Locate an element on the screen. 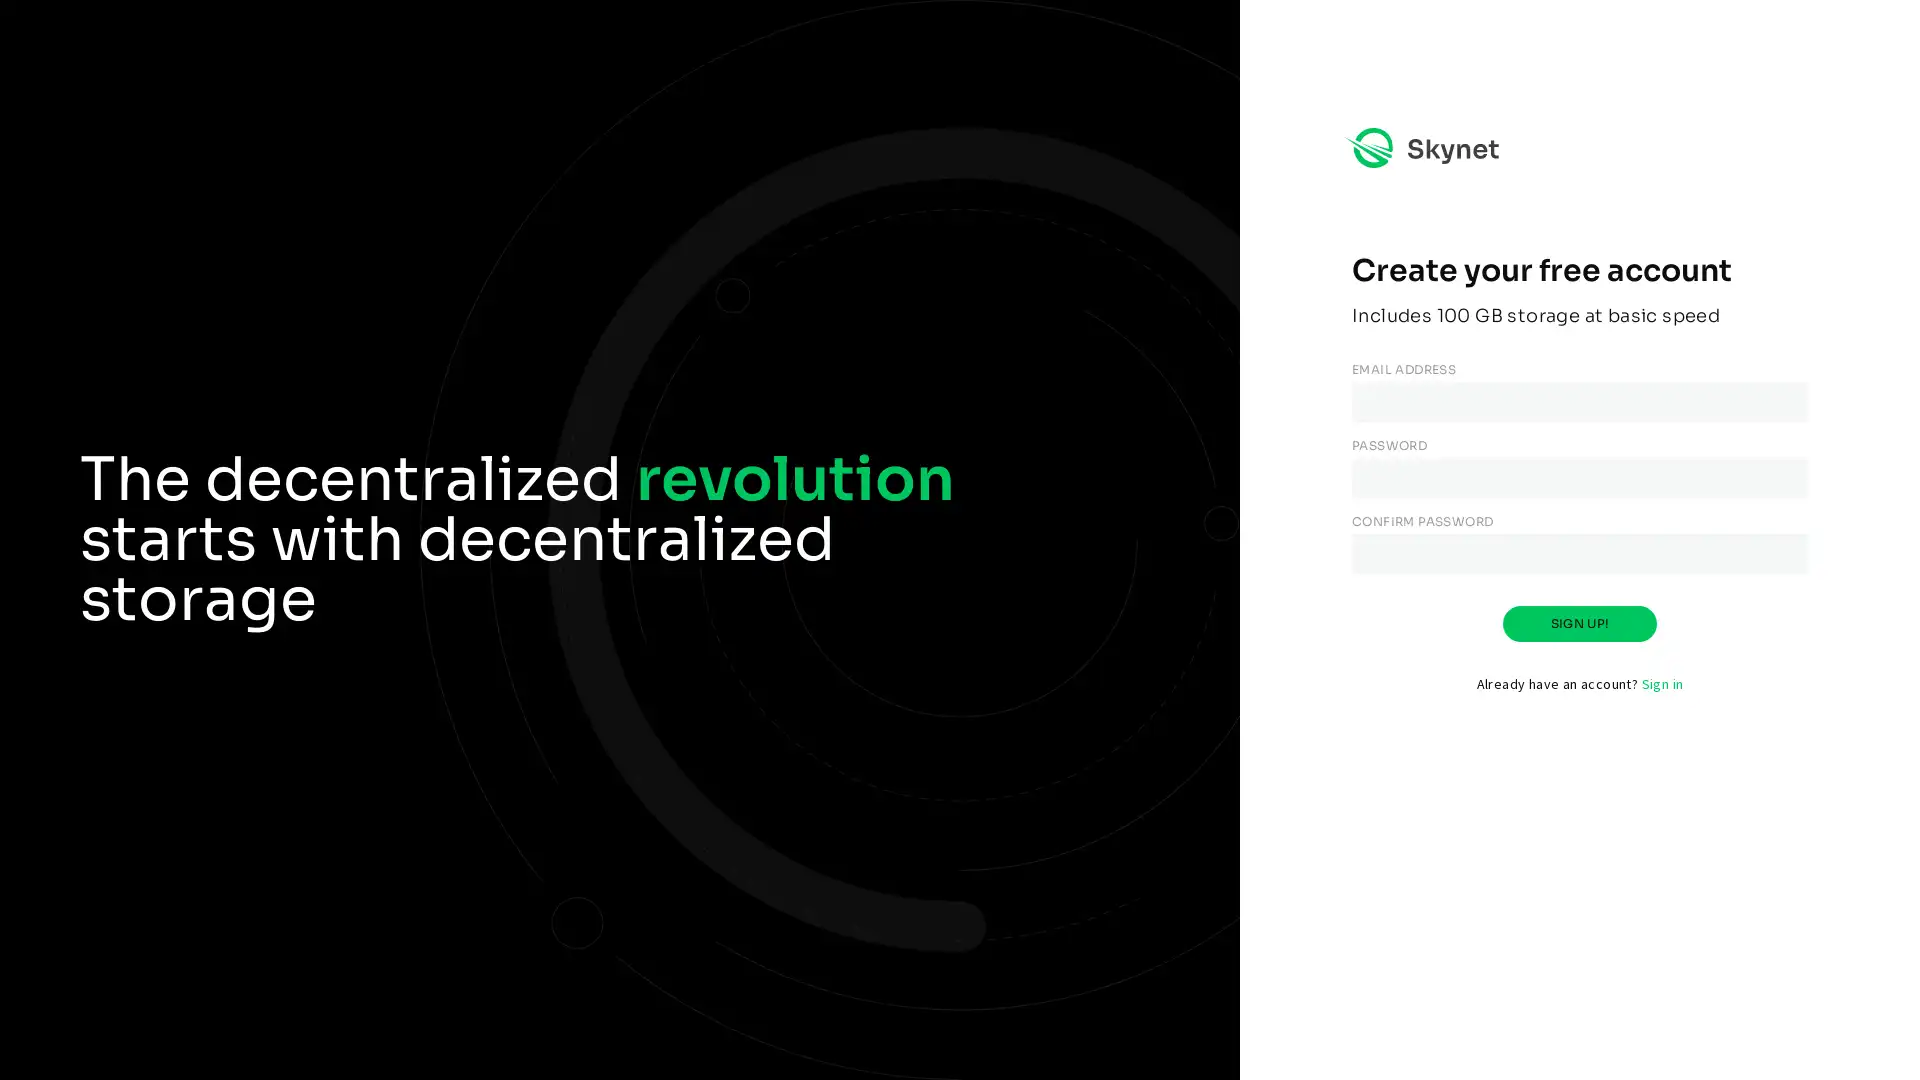 The height and width of the screenshot is (1080, 1920). SIGN UP! is located at coordinates (1578, 623).